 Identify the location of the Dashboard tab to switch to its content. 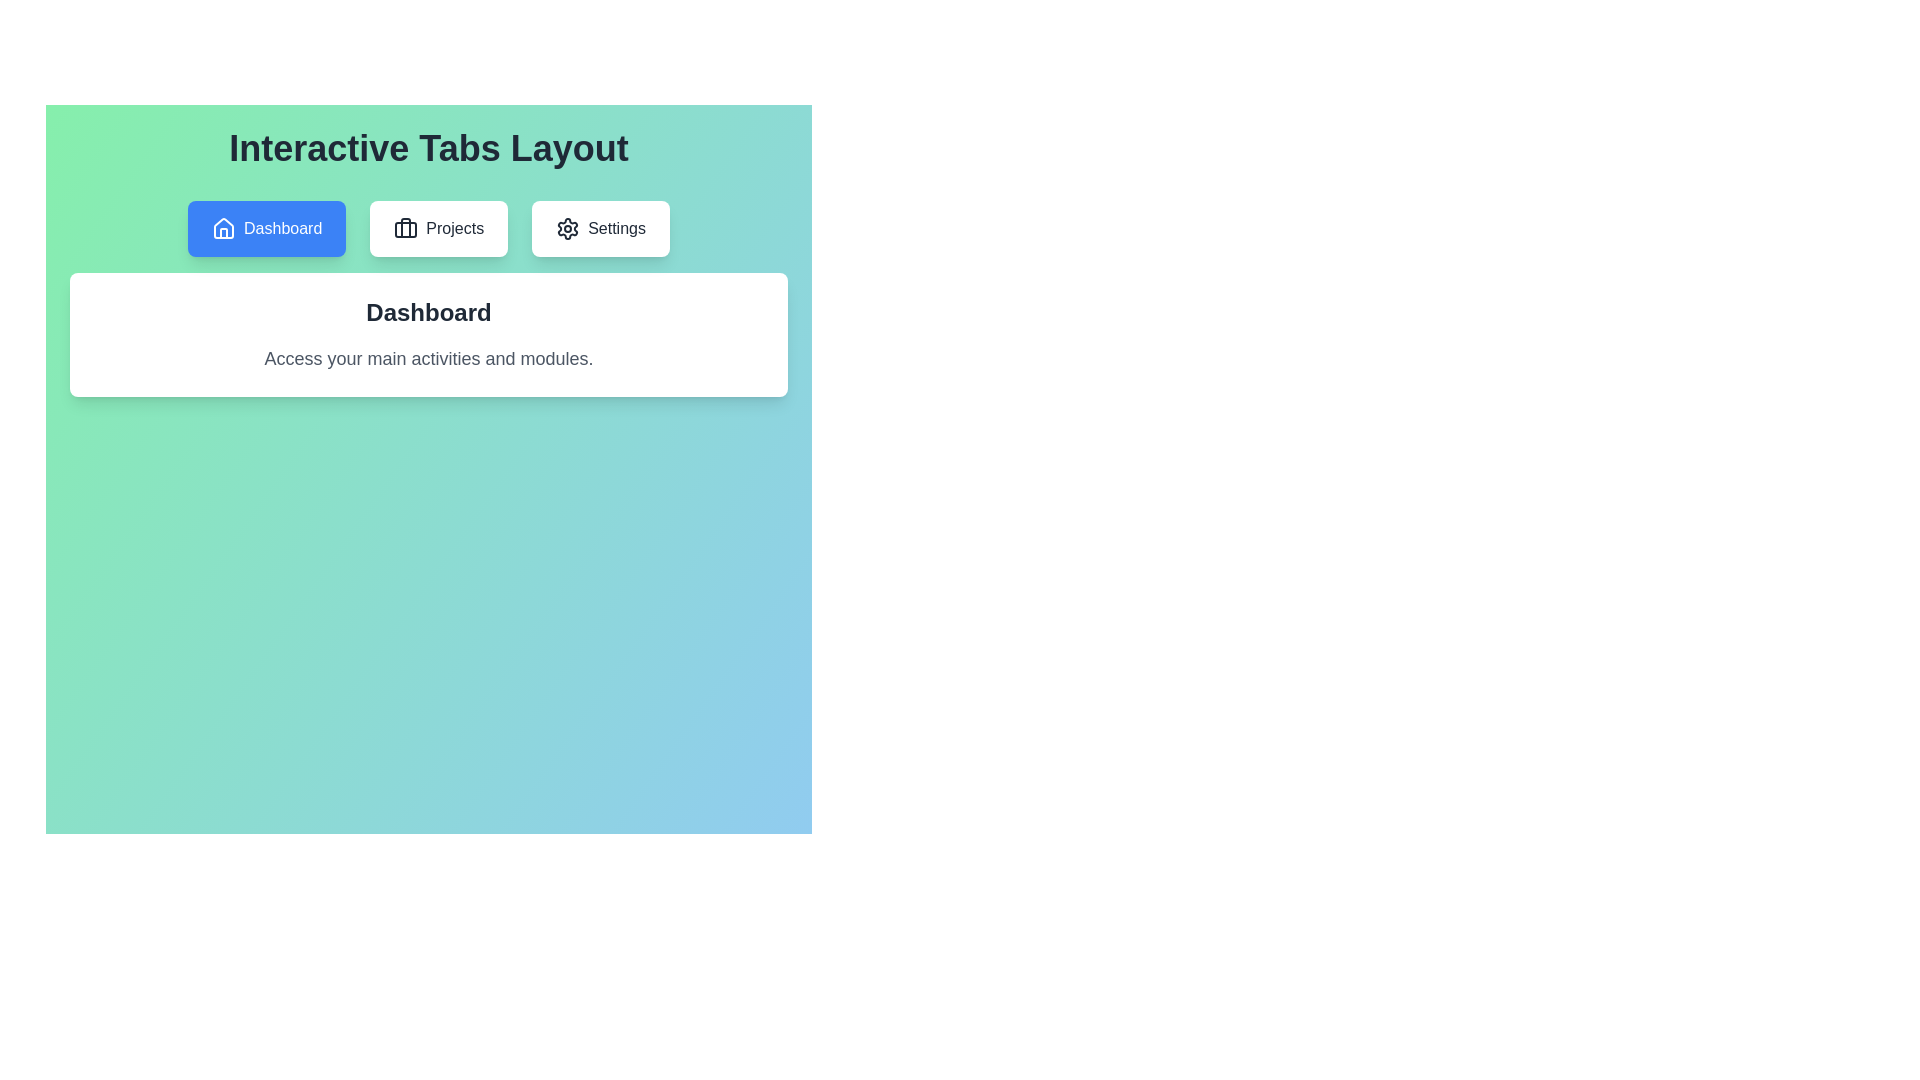
(266, 227).